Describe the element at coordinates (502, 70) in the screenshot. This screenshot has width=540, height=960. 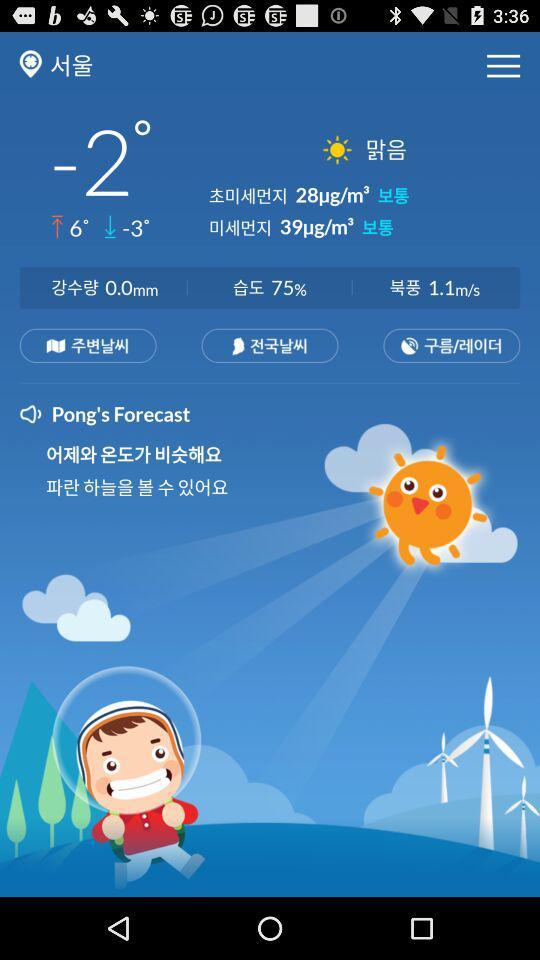
I see `the menu icon` at that location.